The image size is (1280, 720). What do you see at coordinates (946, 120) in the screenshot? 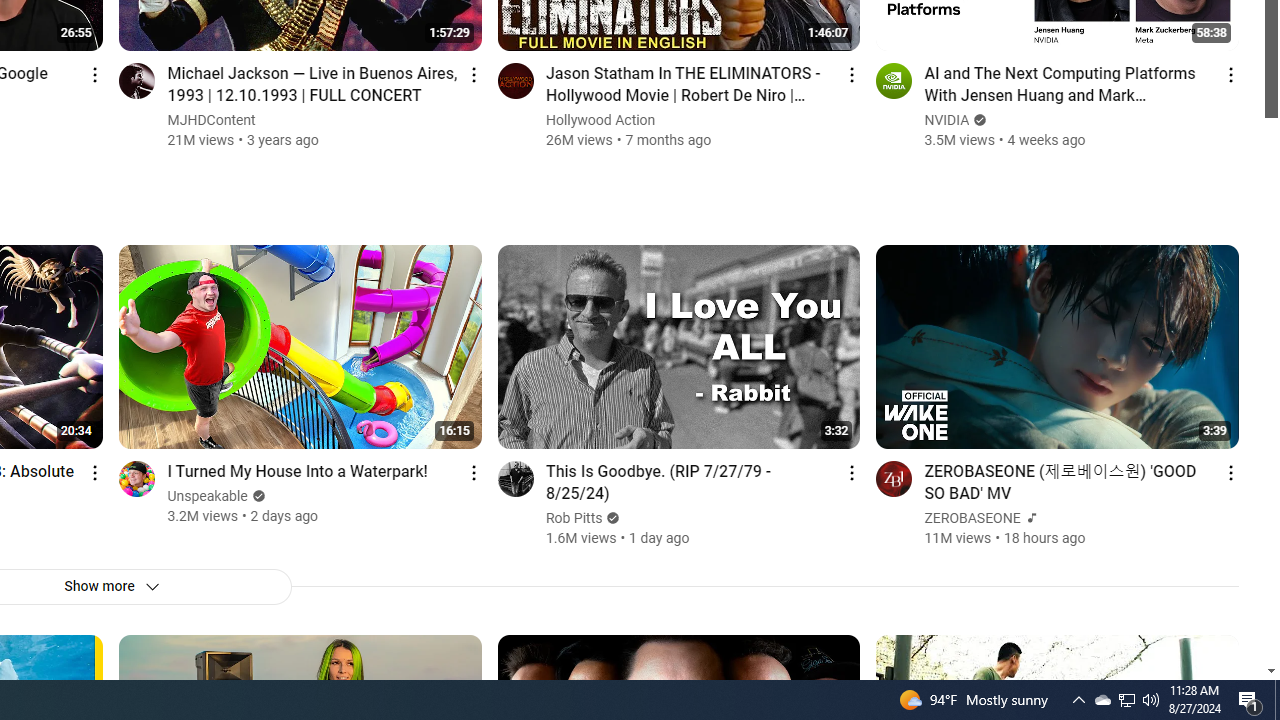
I see `'NVIDIA'` at bounding box center [946, 120].